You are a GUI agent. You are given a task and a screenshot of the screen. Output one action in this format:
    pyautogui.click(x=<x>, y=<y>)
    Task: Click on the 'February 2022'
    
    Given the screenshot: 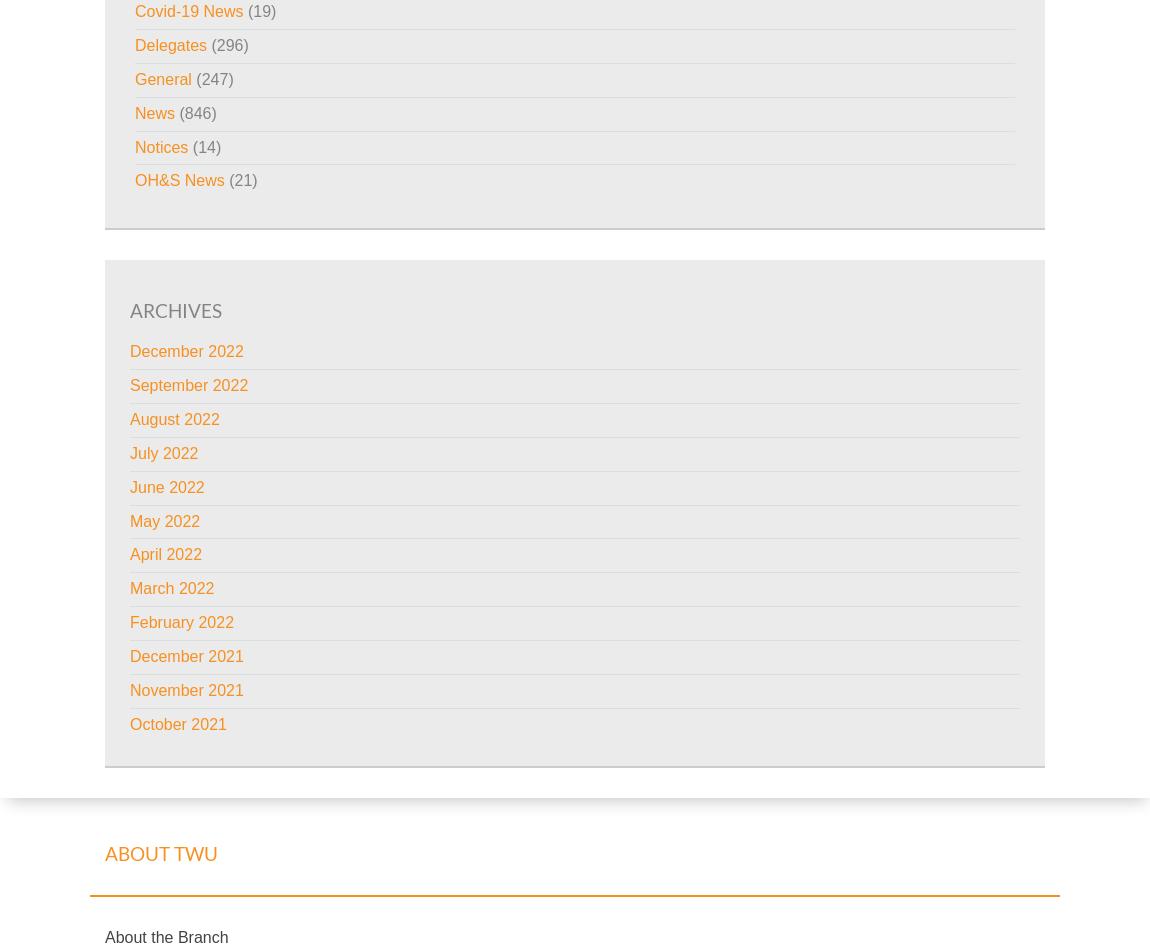 What is the action you would take?
    pyautogui.click(x=181, y=621)
    